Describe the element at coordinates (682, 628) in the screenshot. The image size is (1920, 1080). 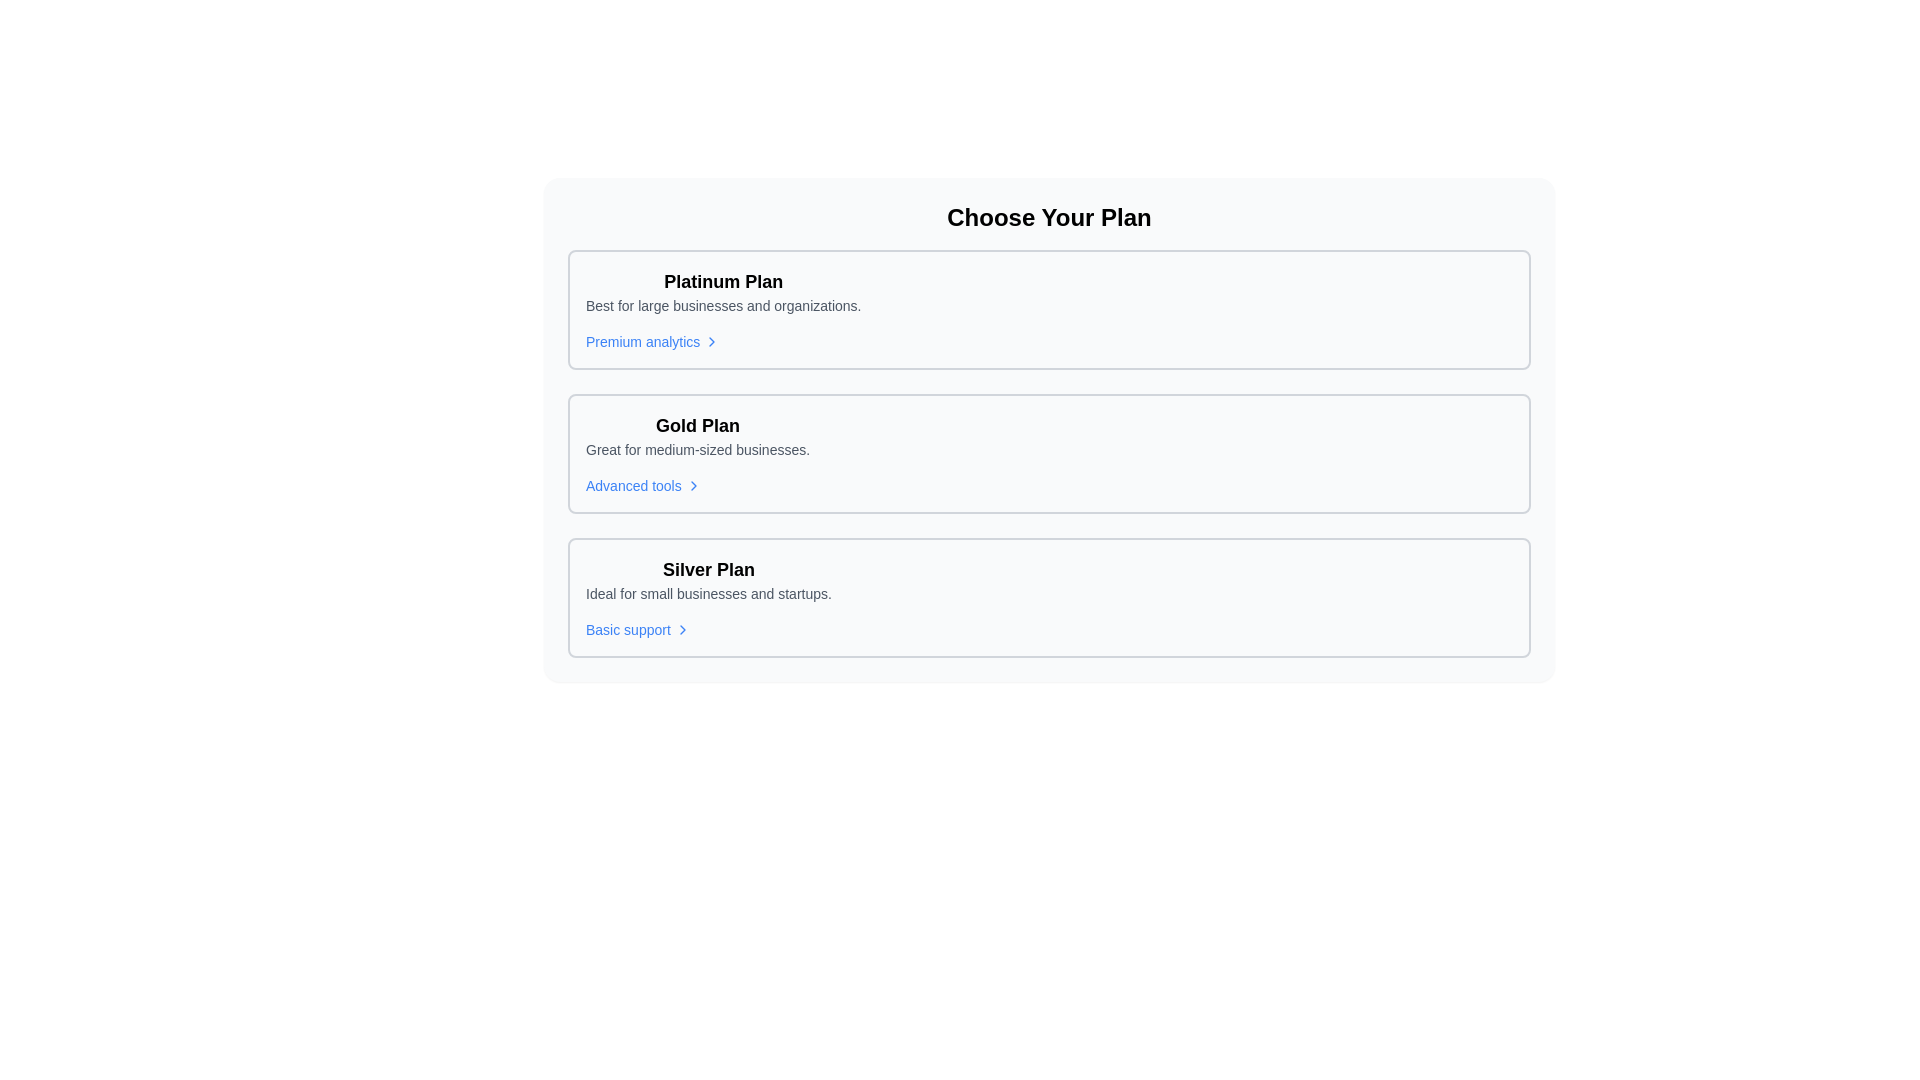
I see `the icon that visually indicates an action related to the 'Basic support' text, located to the right of the 'Basic support' link in the Silver Plan section` at that location.